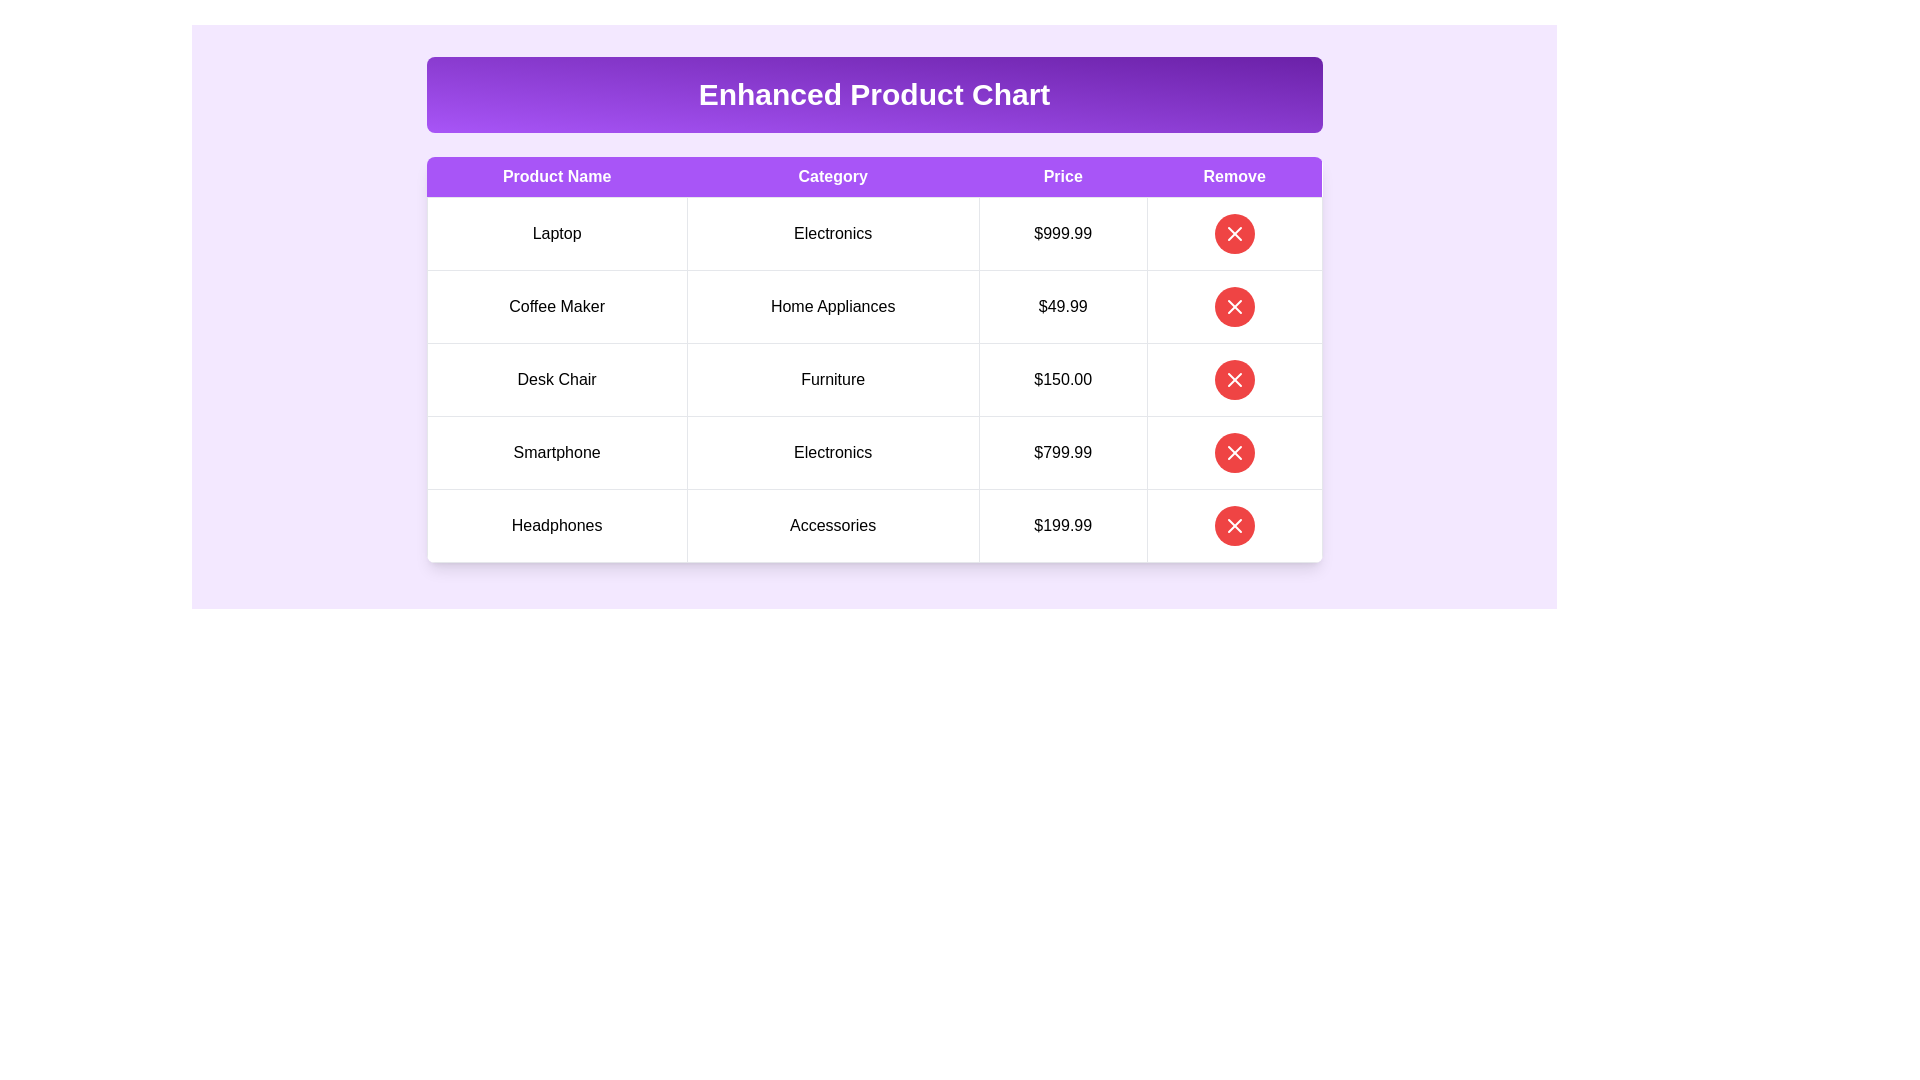 This screenshot has width=1920, height=1080. What do you see at coordinates (1062, 307) in the screenshot?
I see `the static text displaying the price of the product 'Coffee Maker' located in the 'Price' column of the second row of the table` at bounding box center [1062, 307].